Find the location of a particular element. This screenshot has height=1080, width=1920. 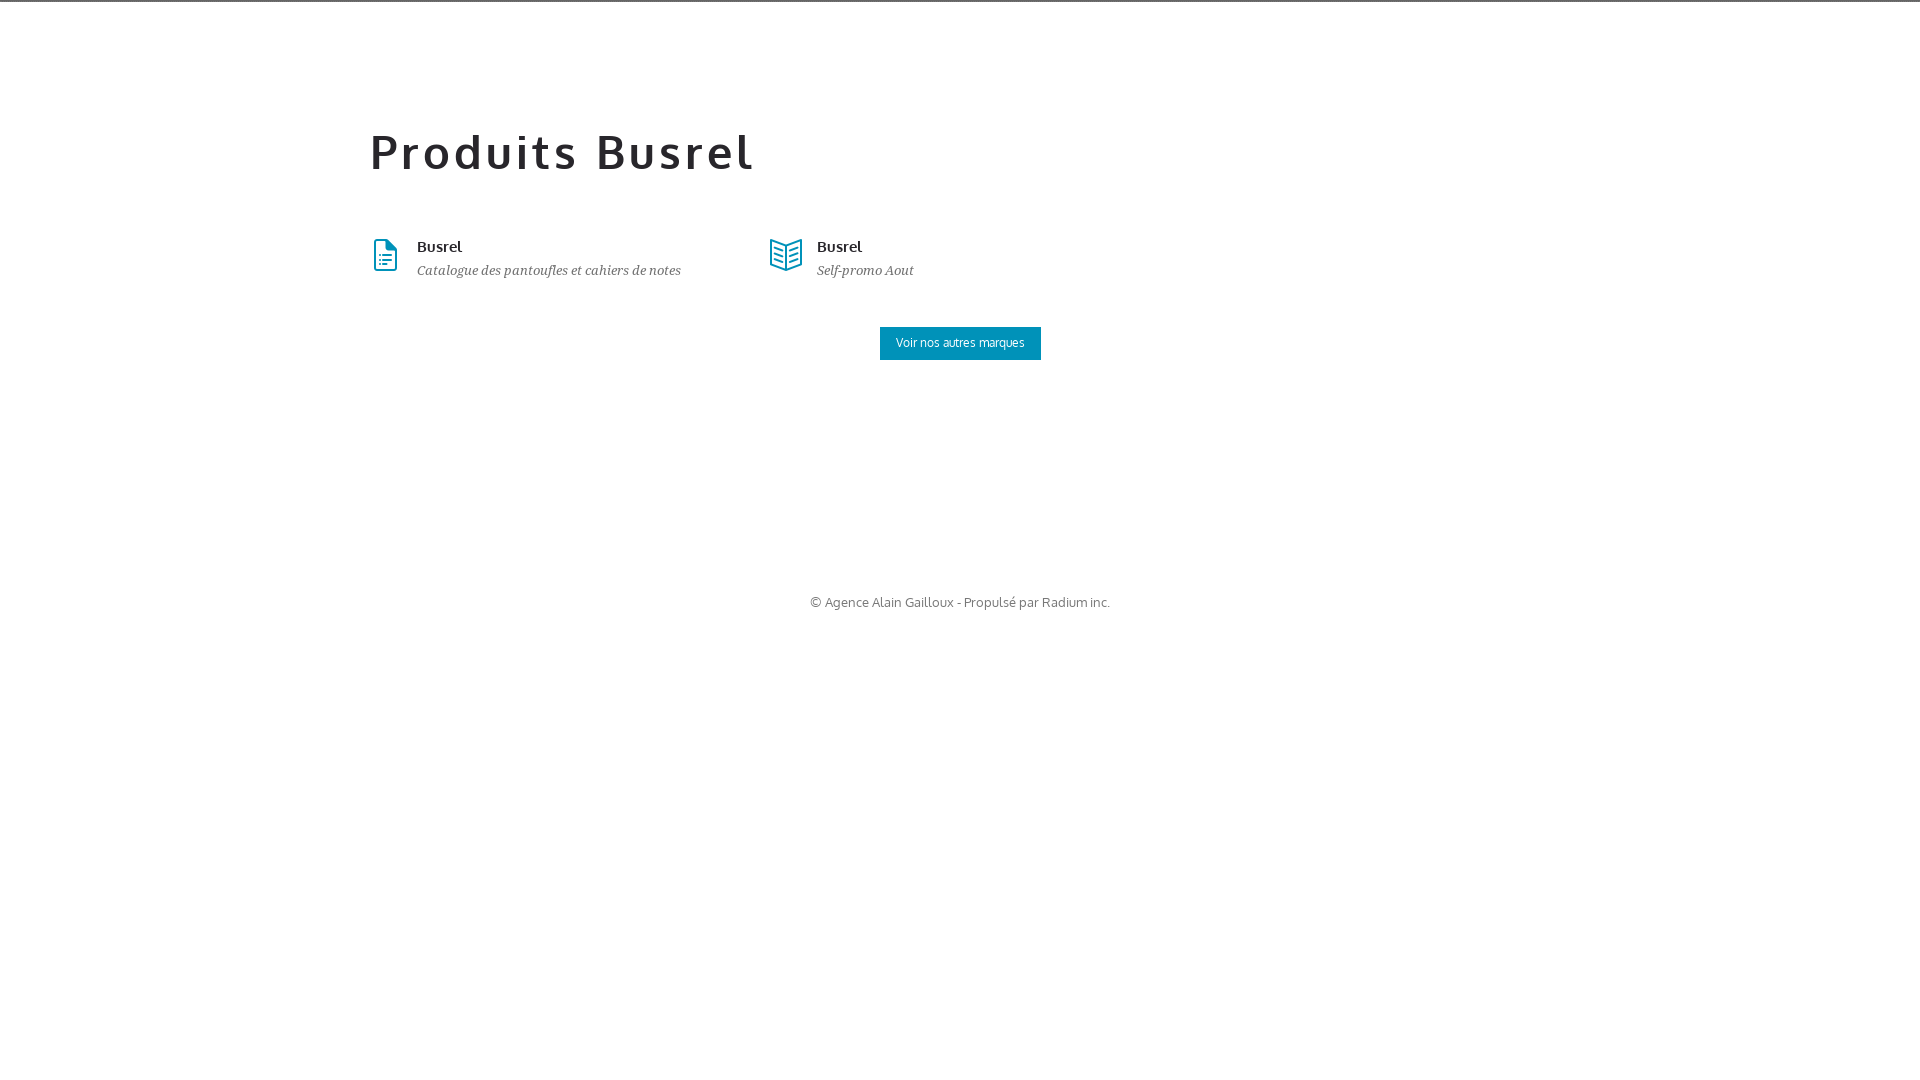

'Voir nos autres marques' is located at coordinates (960, 342).